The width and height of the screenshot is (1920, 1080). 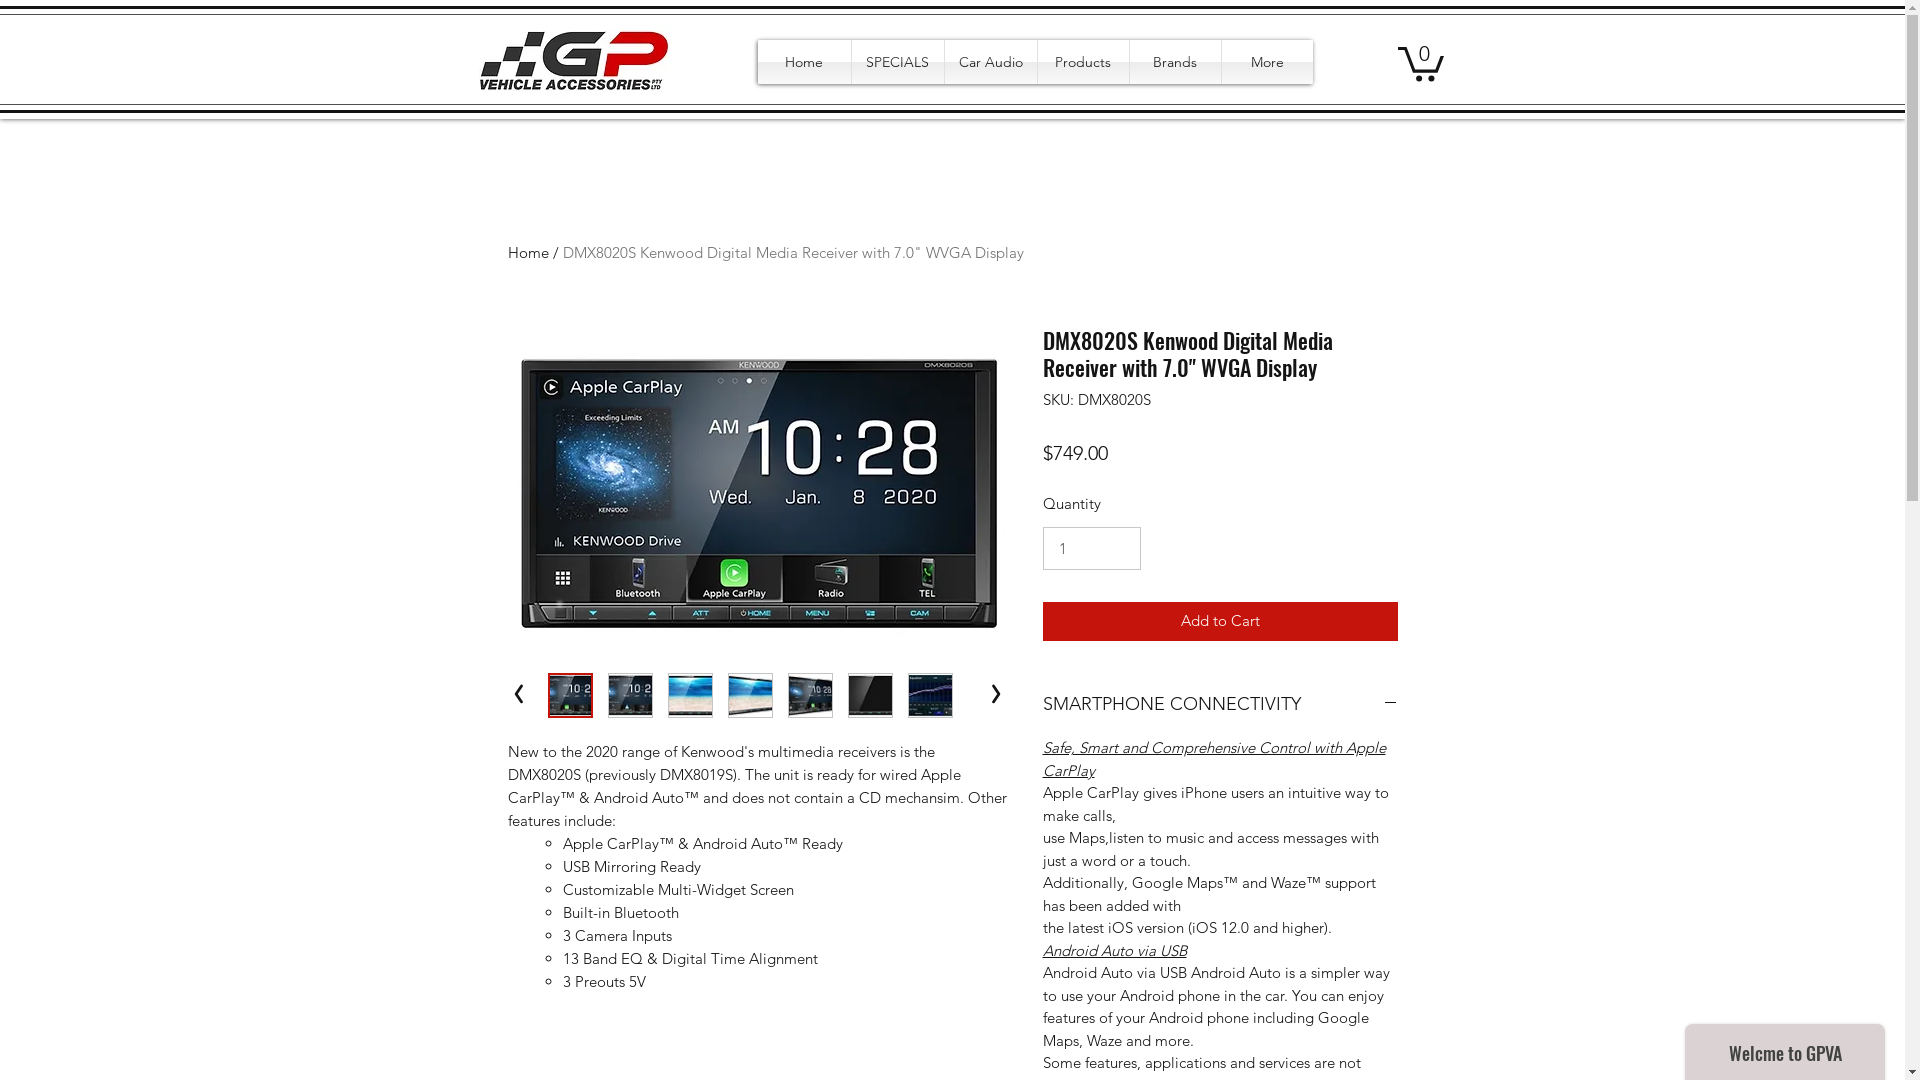 What do you see at coordinates (757, 60) in the screenshot?
I see `'Home'` at bounding box center [757, 60].